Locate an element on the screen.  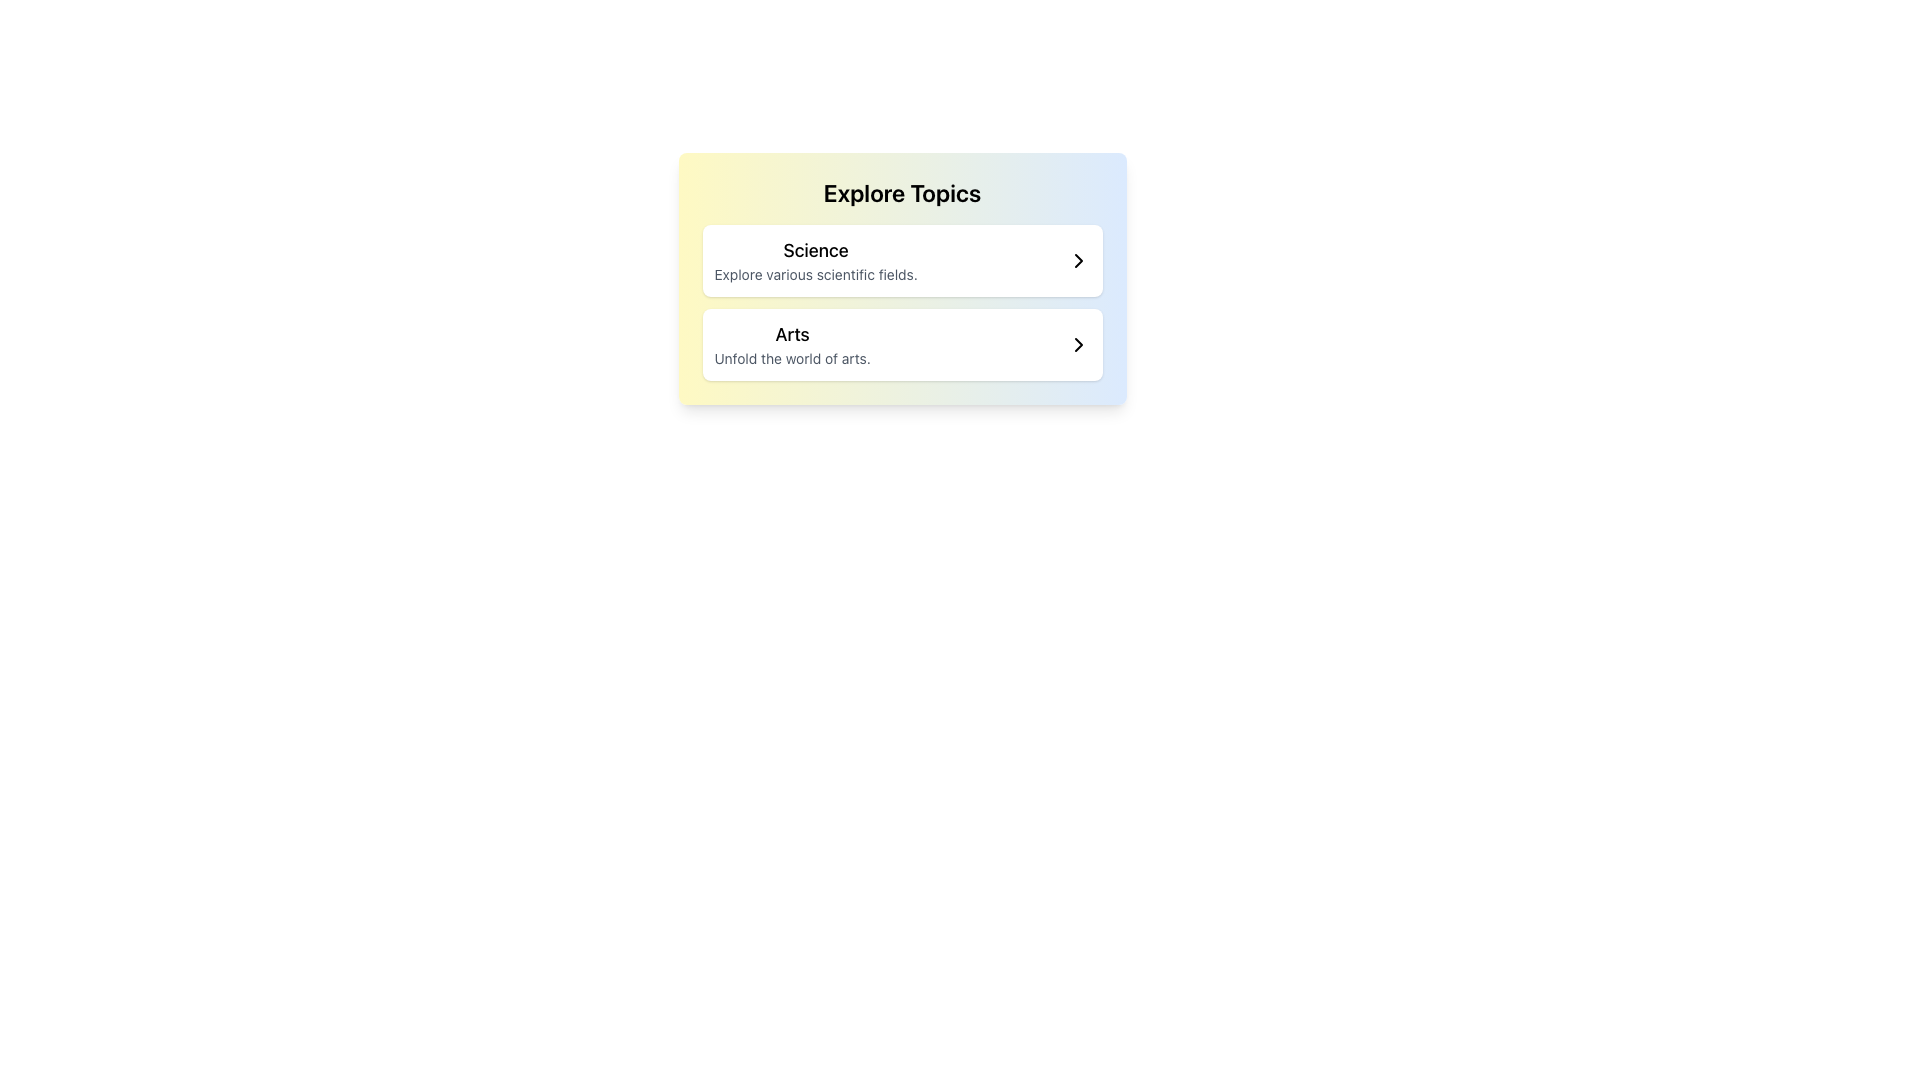
text block titled 'Arts' that contains the lines 'Arts' and 'Unfold the world of arts.' positioned within the second card under the header 'Explore Topics.' is located at coordinates (791, 343).